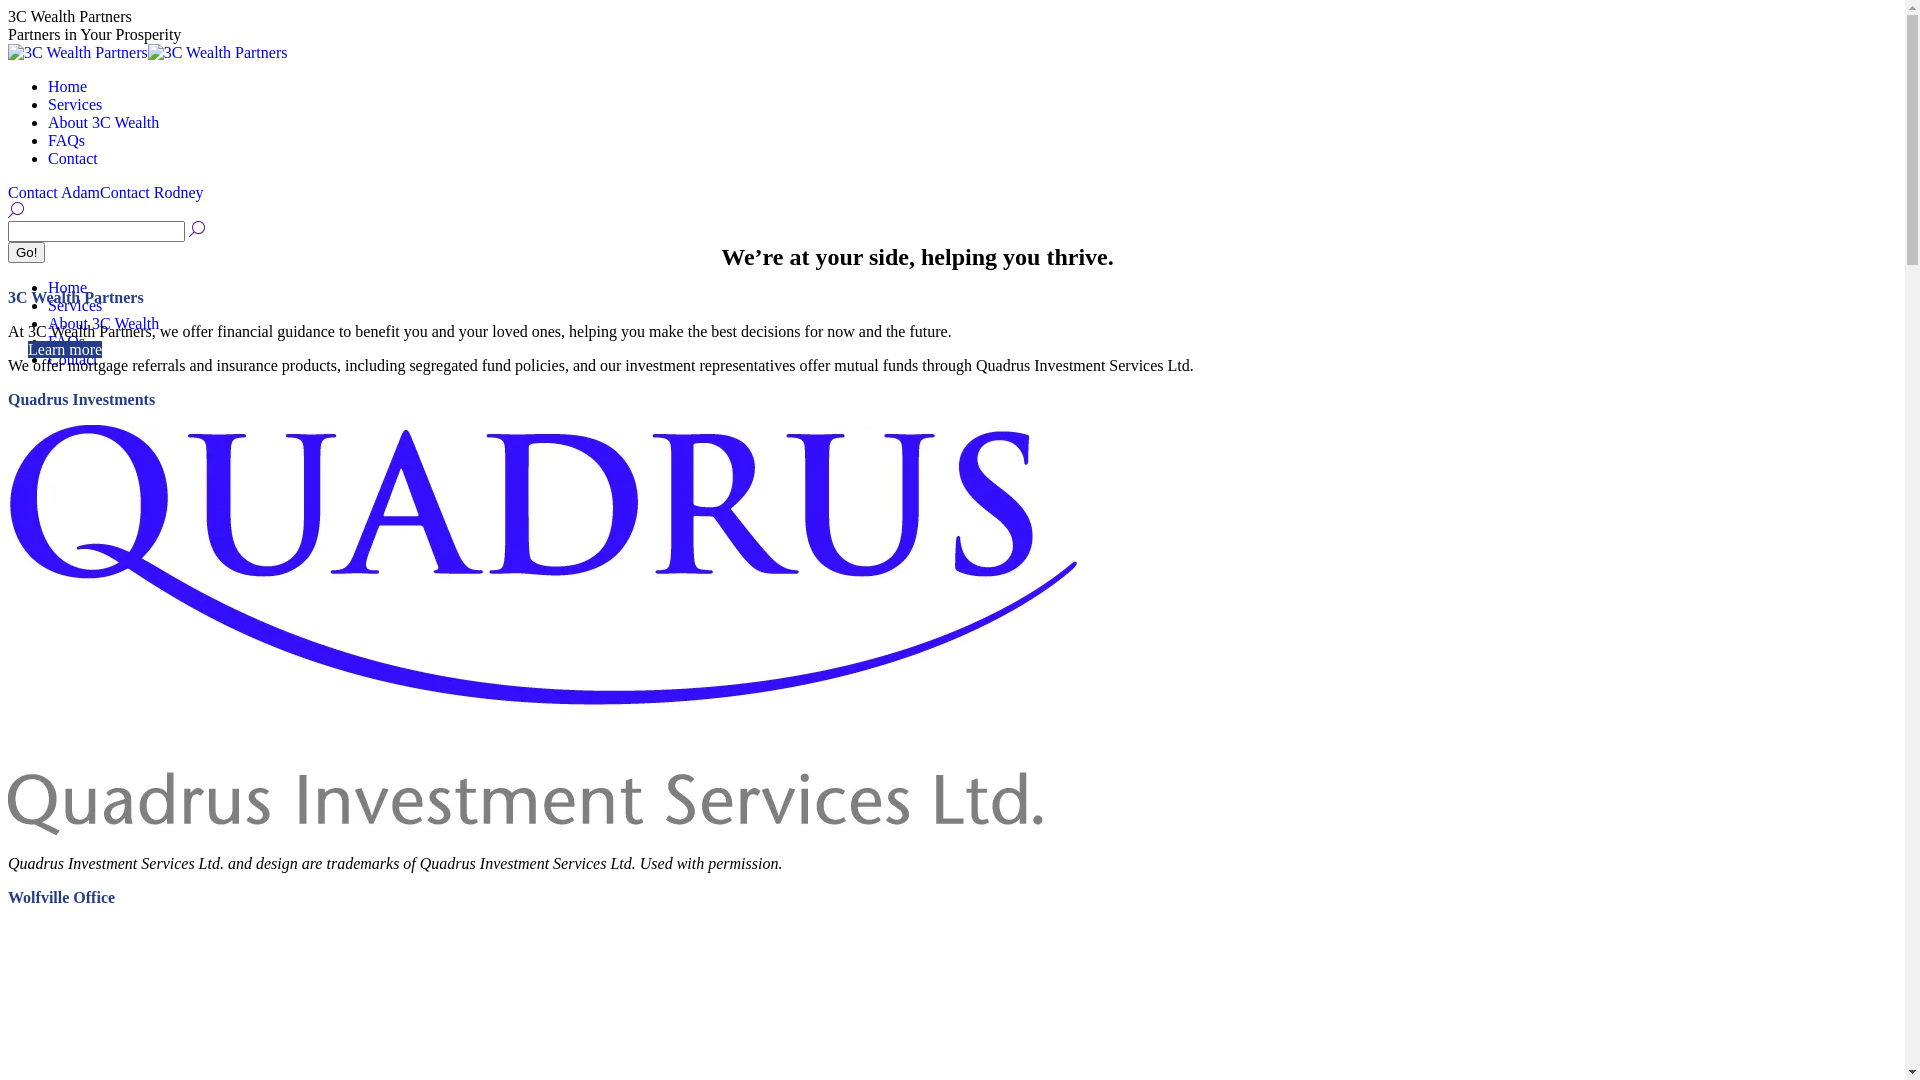 The image size is (1920, 1080). What do you see at coordinates (72, 358) in the screenshot?
I see `'Contact'` at bounding box center [72, 358].